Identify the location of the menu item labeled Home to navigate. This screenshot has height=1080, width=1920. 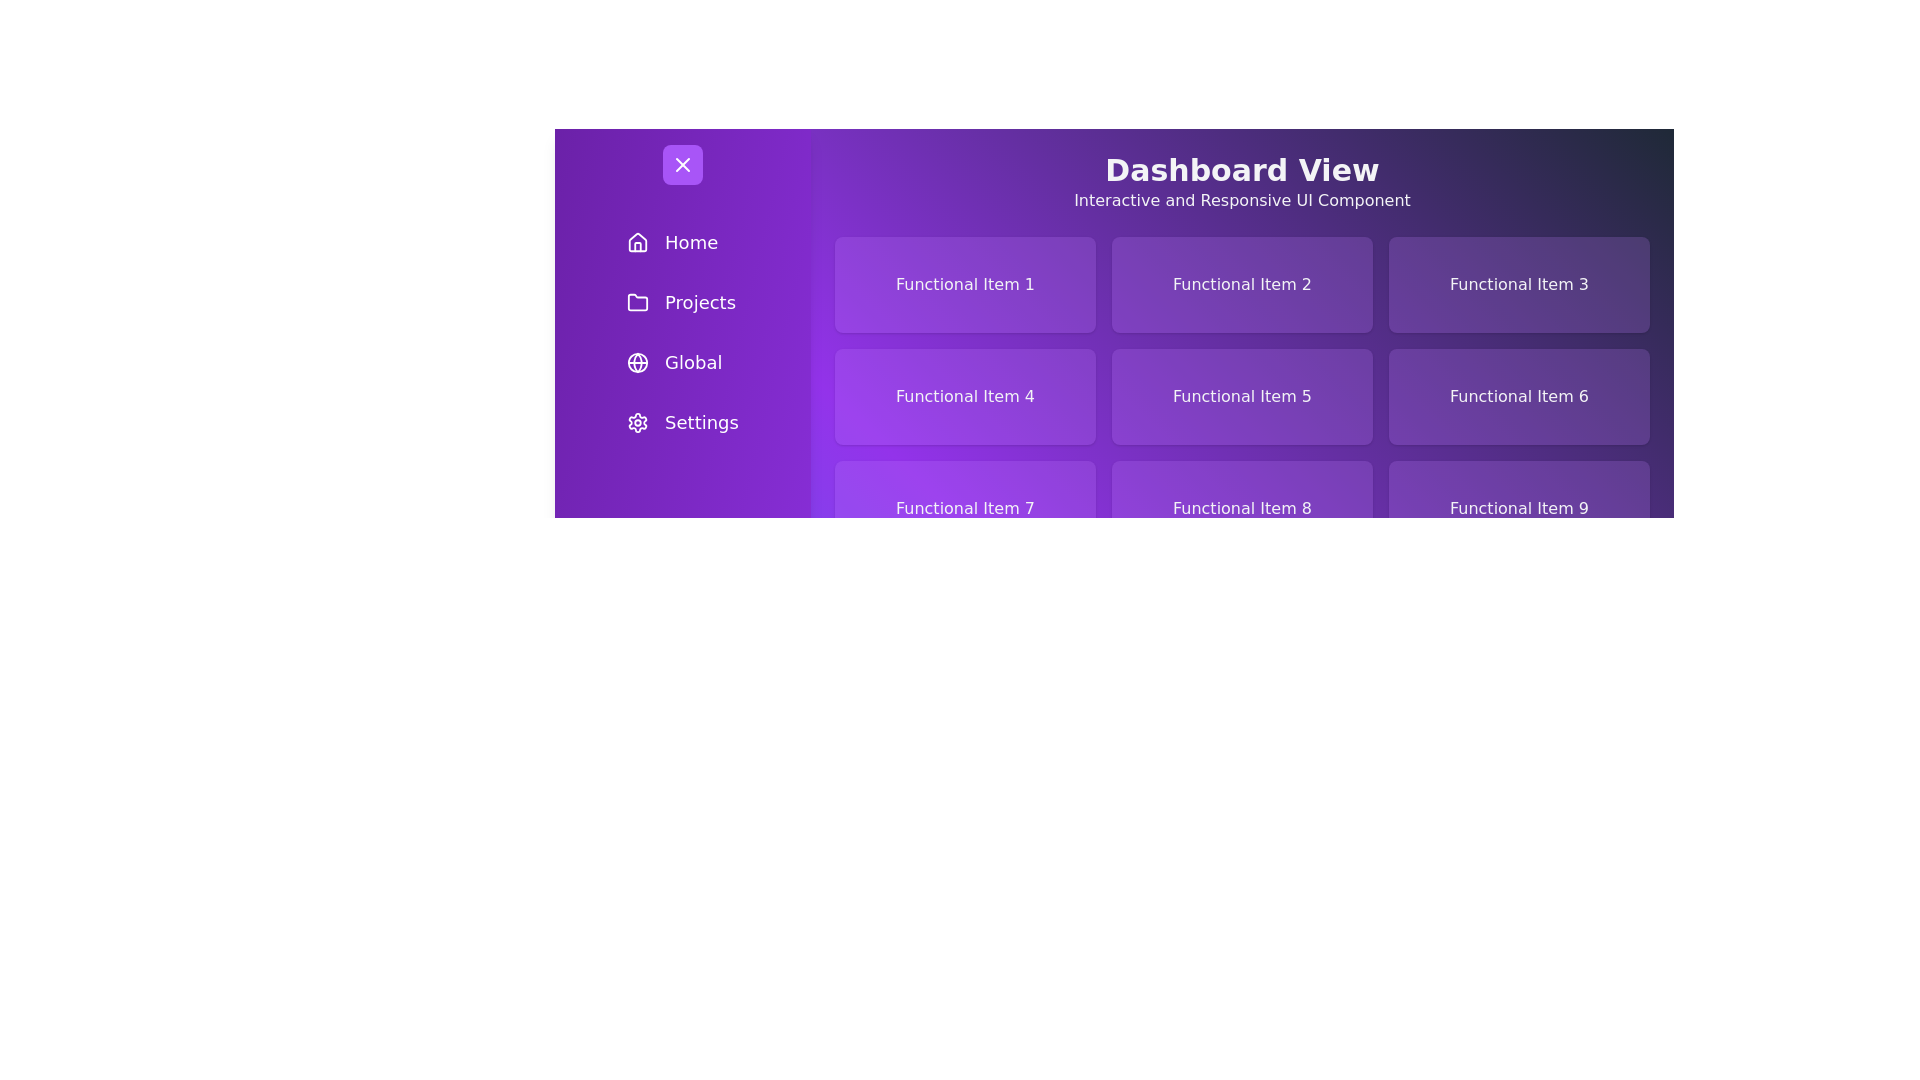
(682, 242).